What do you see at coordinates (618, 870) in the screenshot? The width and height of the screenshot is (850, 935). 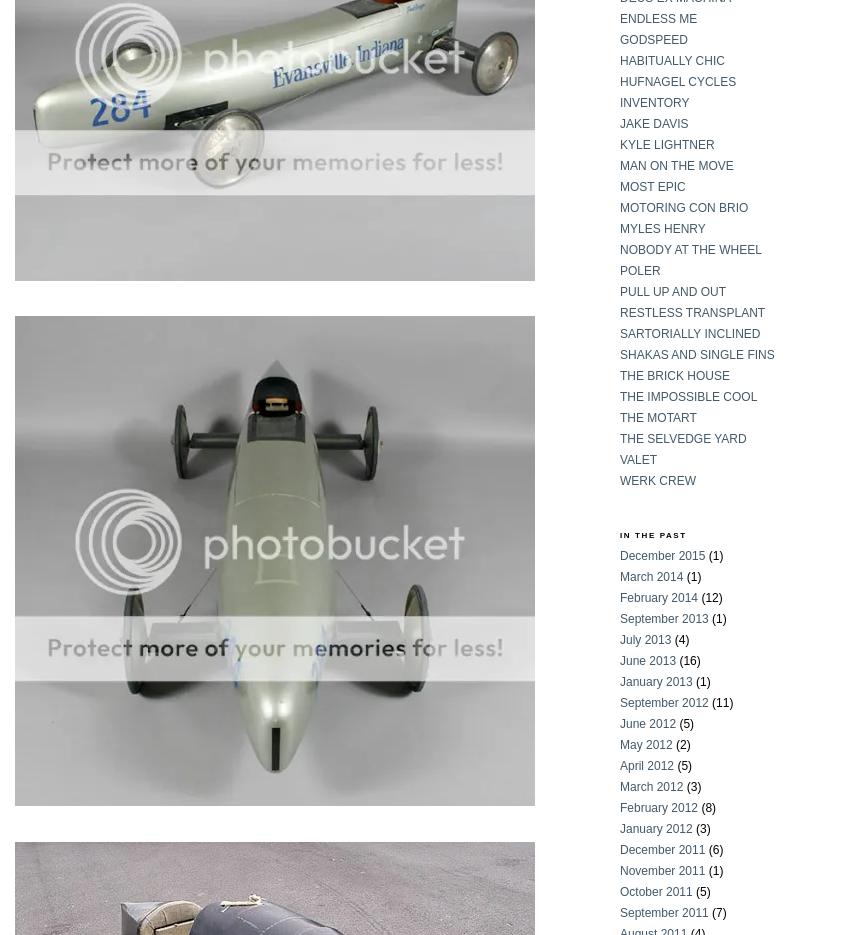 I see `'November 2011'` at bounding box center [618, 870].